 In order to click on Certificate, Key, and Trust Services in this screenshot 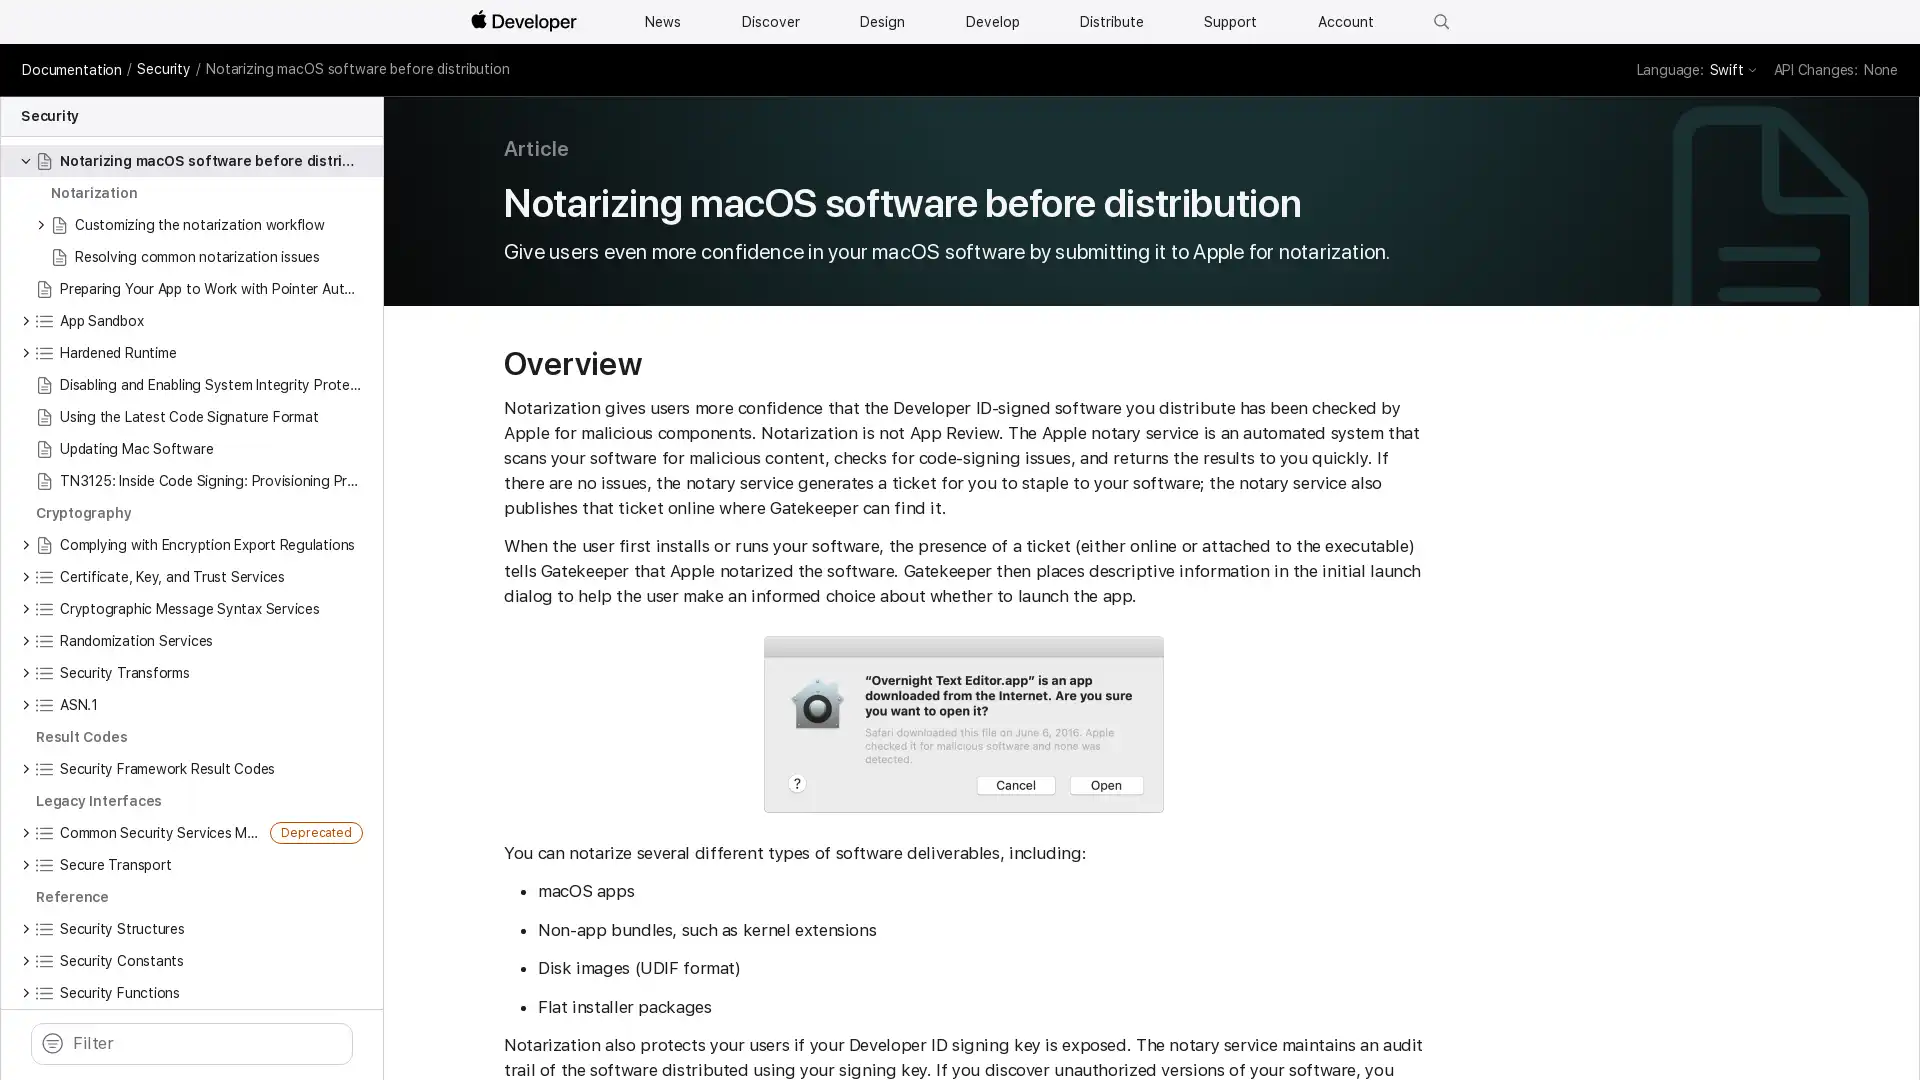, I will do `click(23, 588)`.